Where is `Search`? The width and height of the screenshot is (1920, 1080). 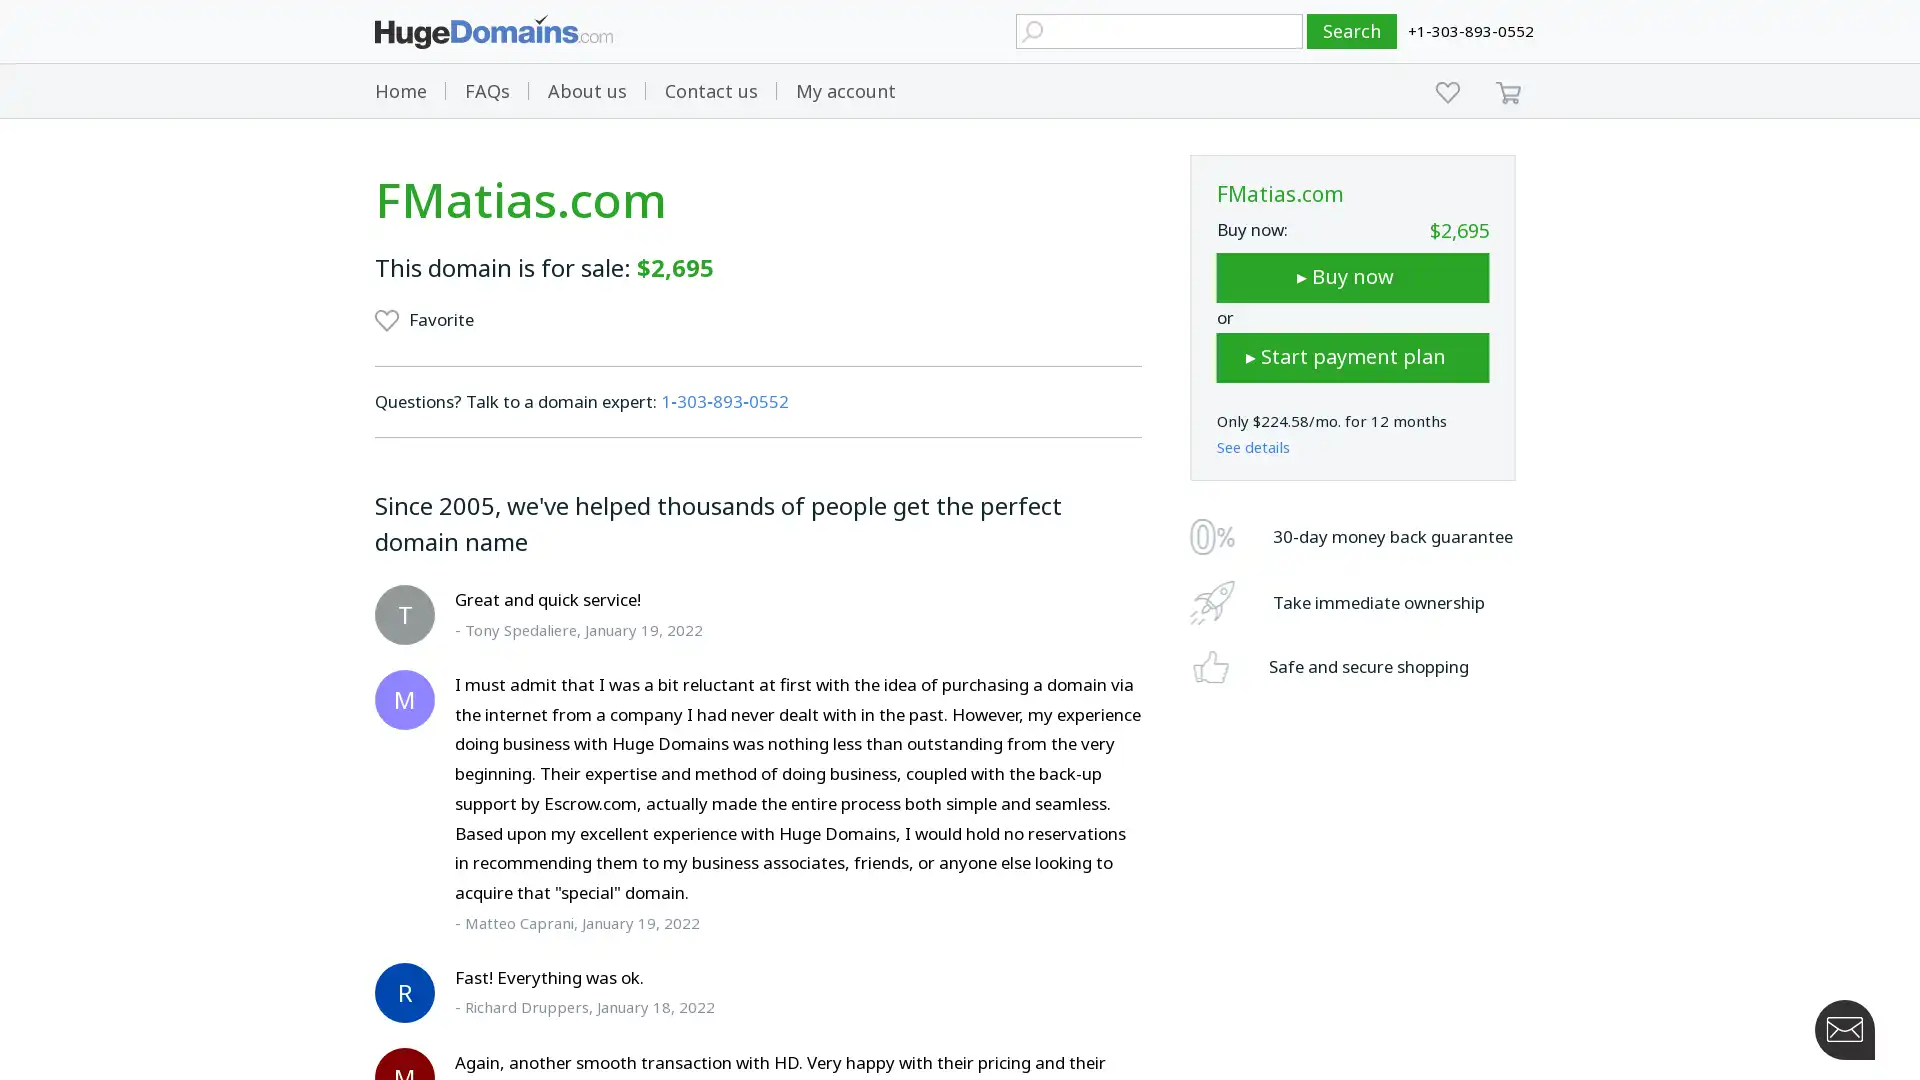 Search is located at coordinates (1352, 31).